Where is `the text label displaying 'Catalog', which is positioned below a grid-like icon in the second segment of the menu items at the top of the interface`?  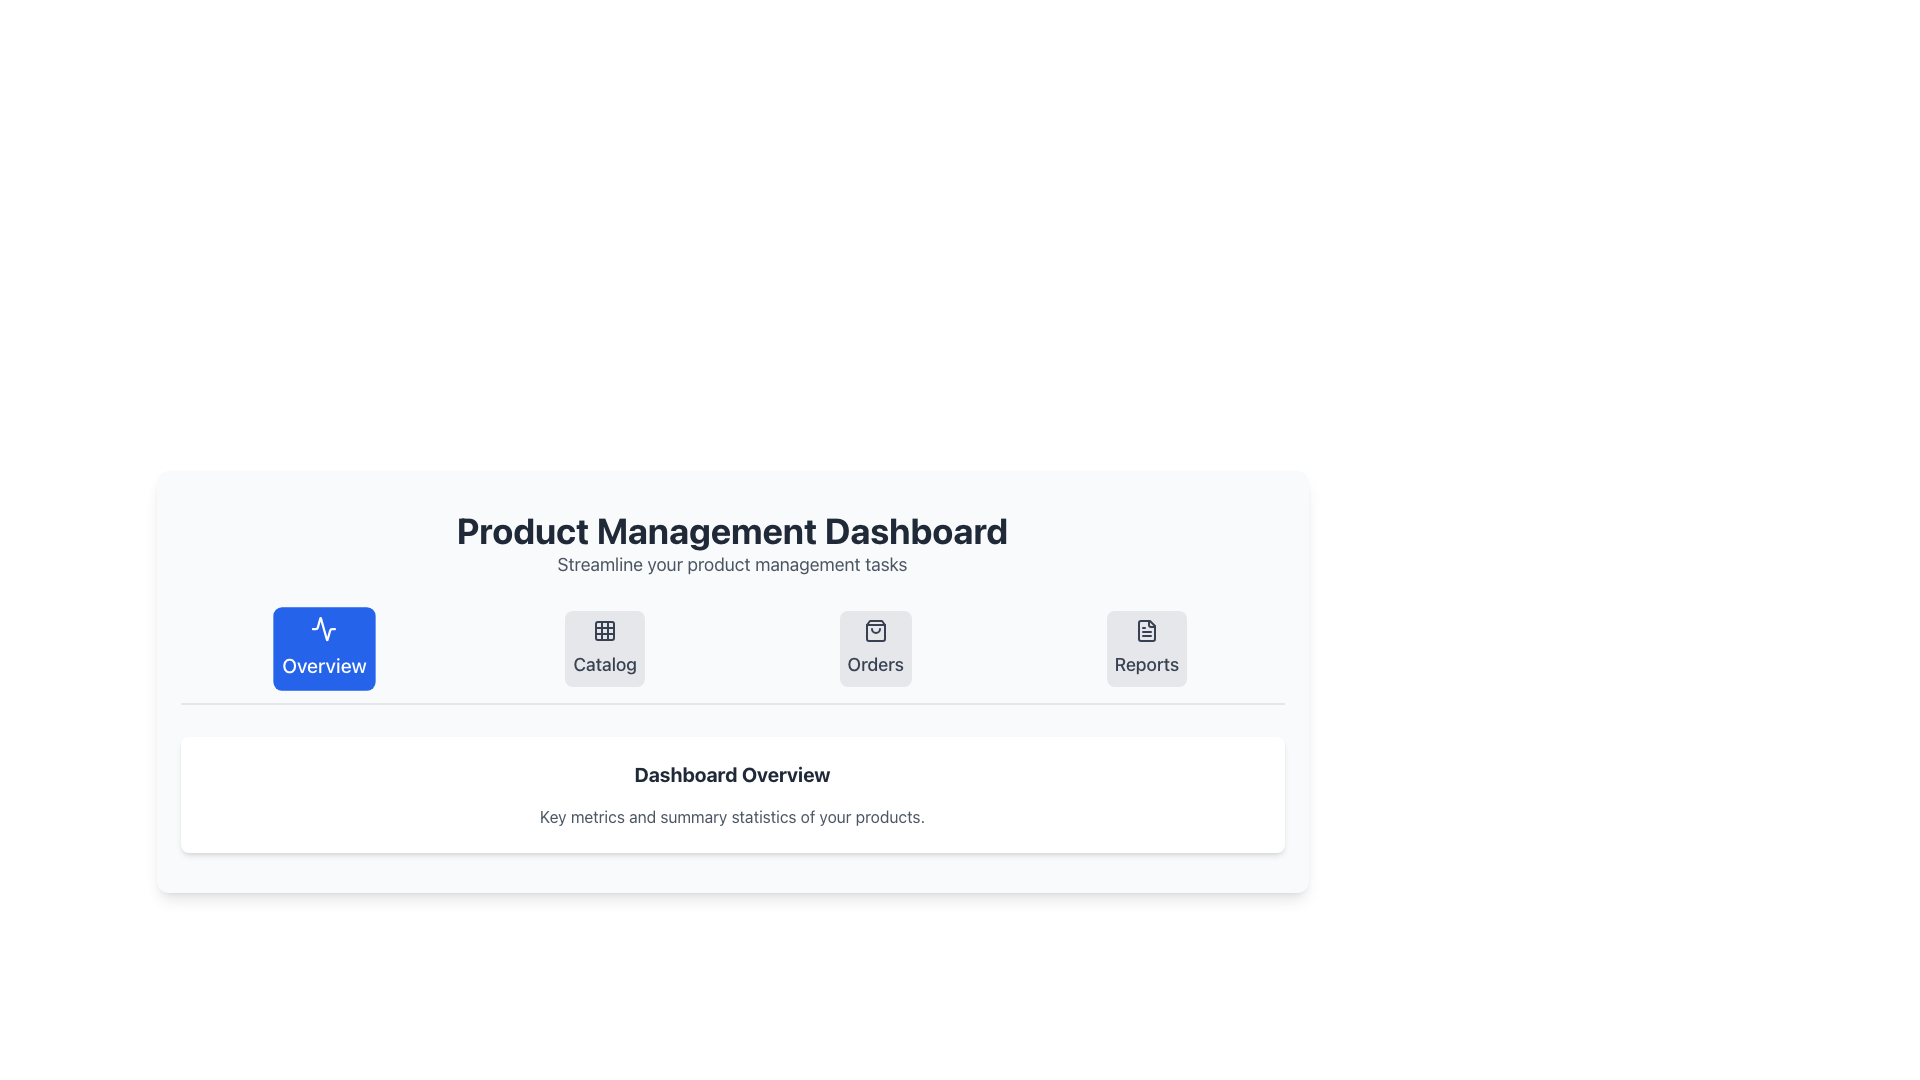 the text label displaying 'Catalog', which is positioned below a grid-like icon in the second segment of the menu items at the top of the interface is located at coordinates (604, 664).